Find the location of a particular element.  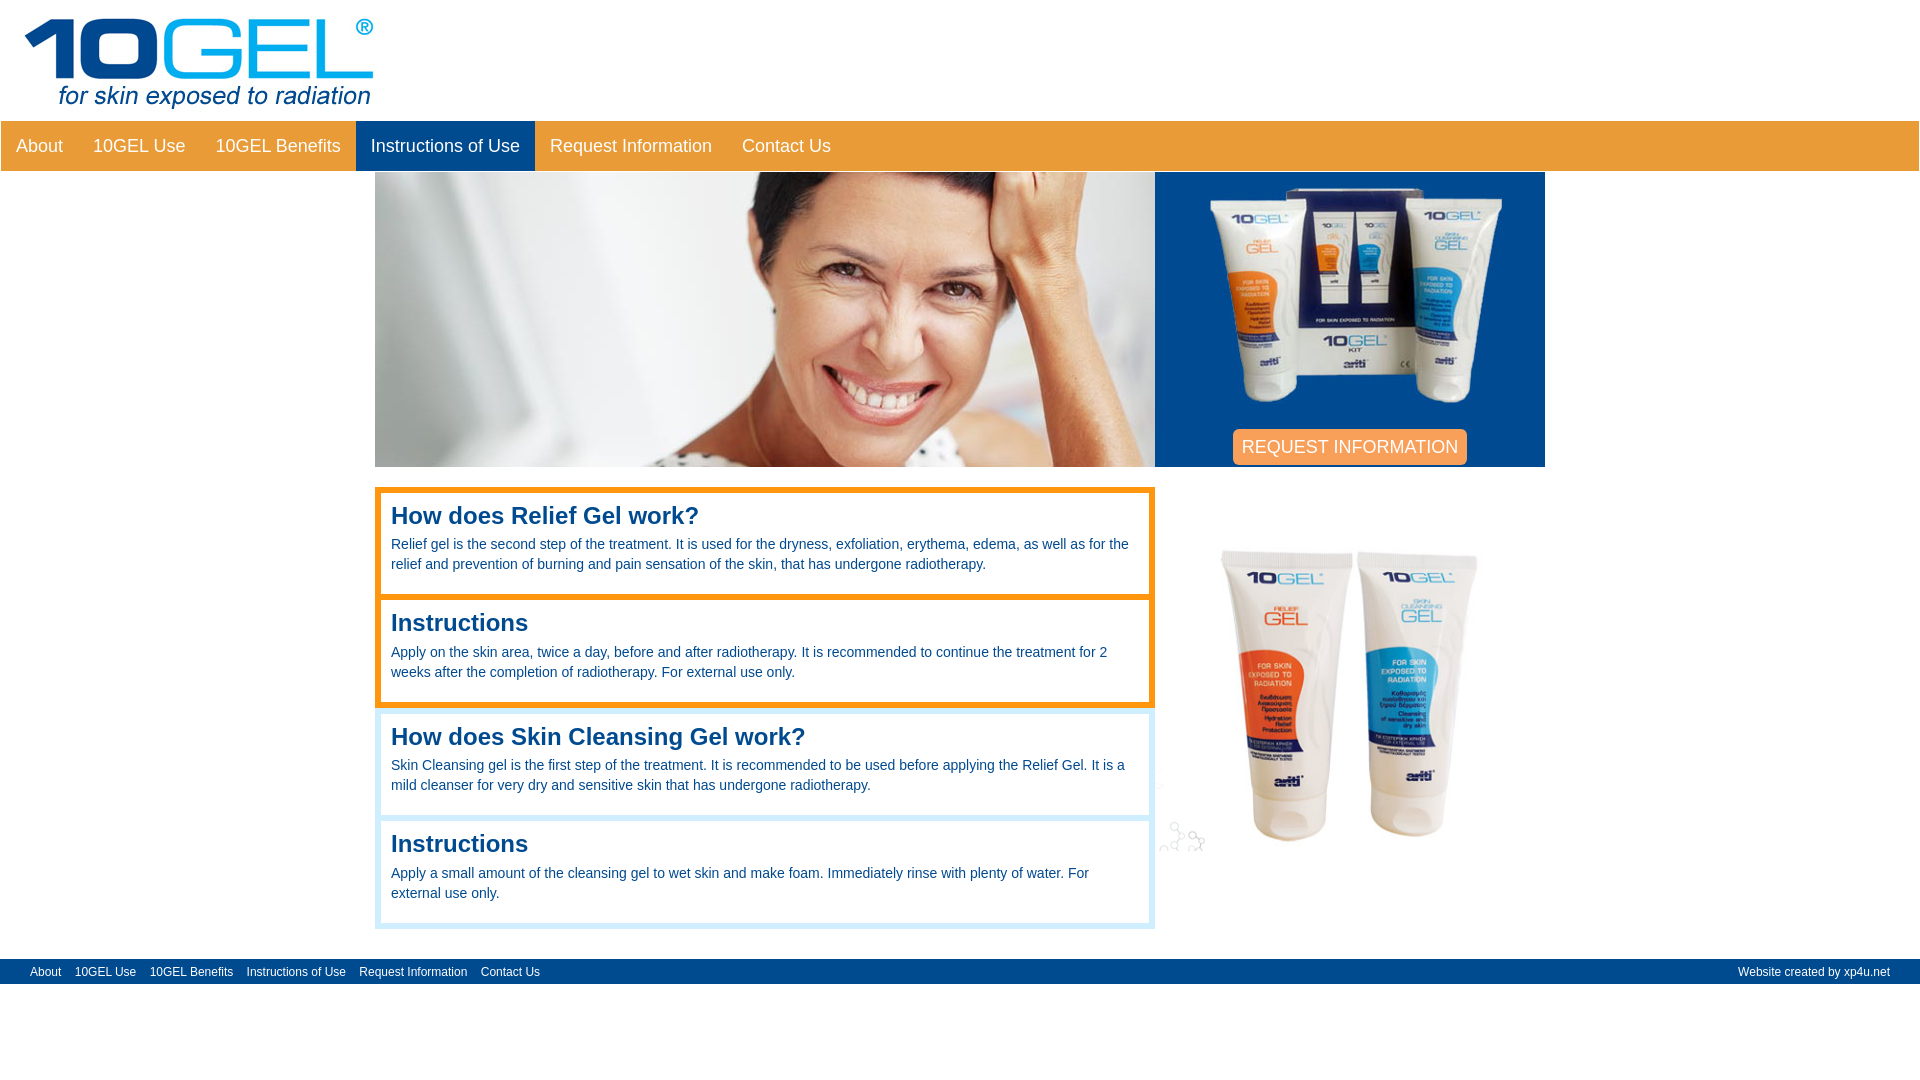

'10GEL Benefits' is located at coordinates (192, 971).